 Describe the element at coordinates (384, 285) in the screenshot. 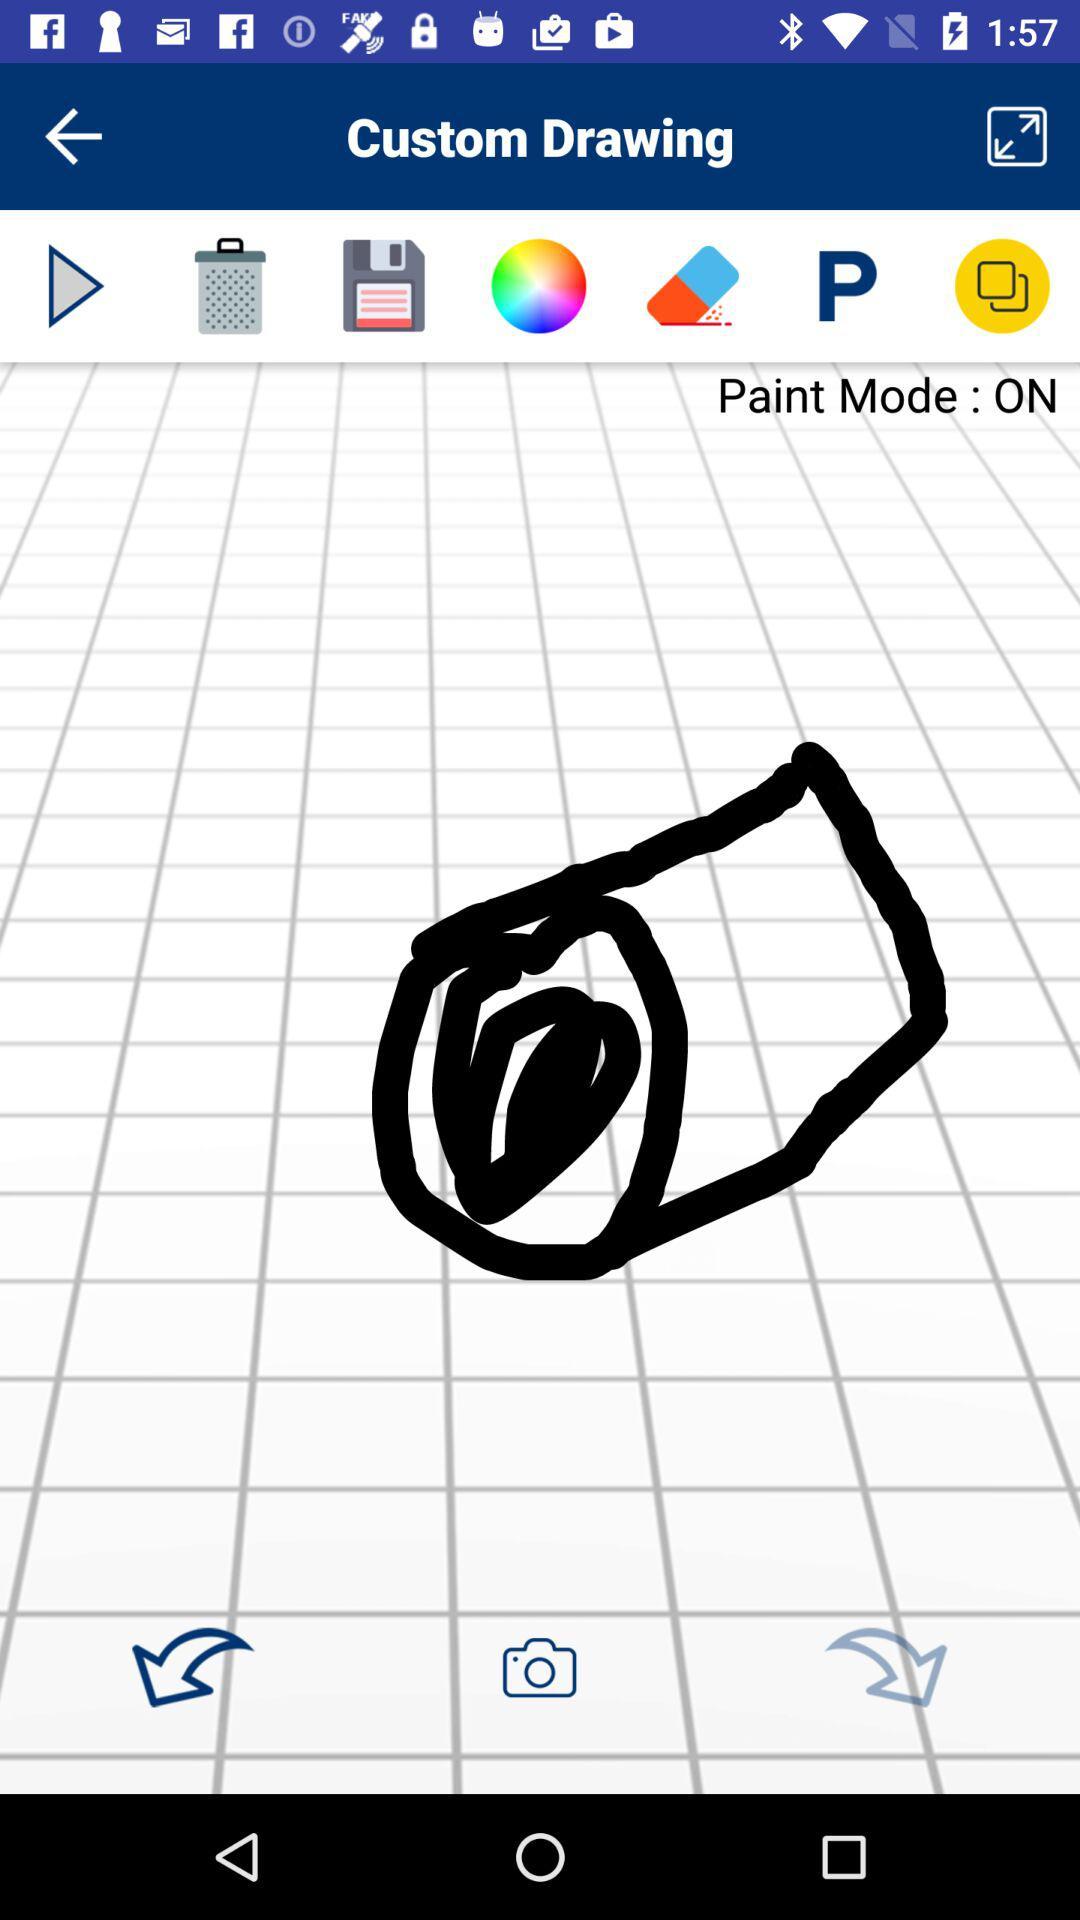

I see `would save file` at that location.